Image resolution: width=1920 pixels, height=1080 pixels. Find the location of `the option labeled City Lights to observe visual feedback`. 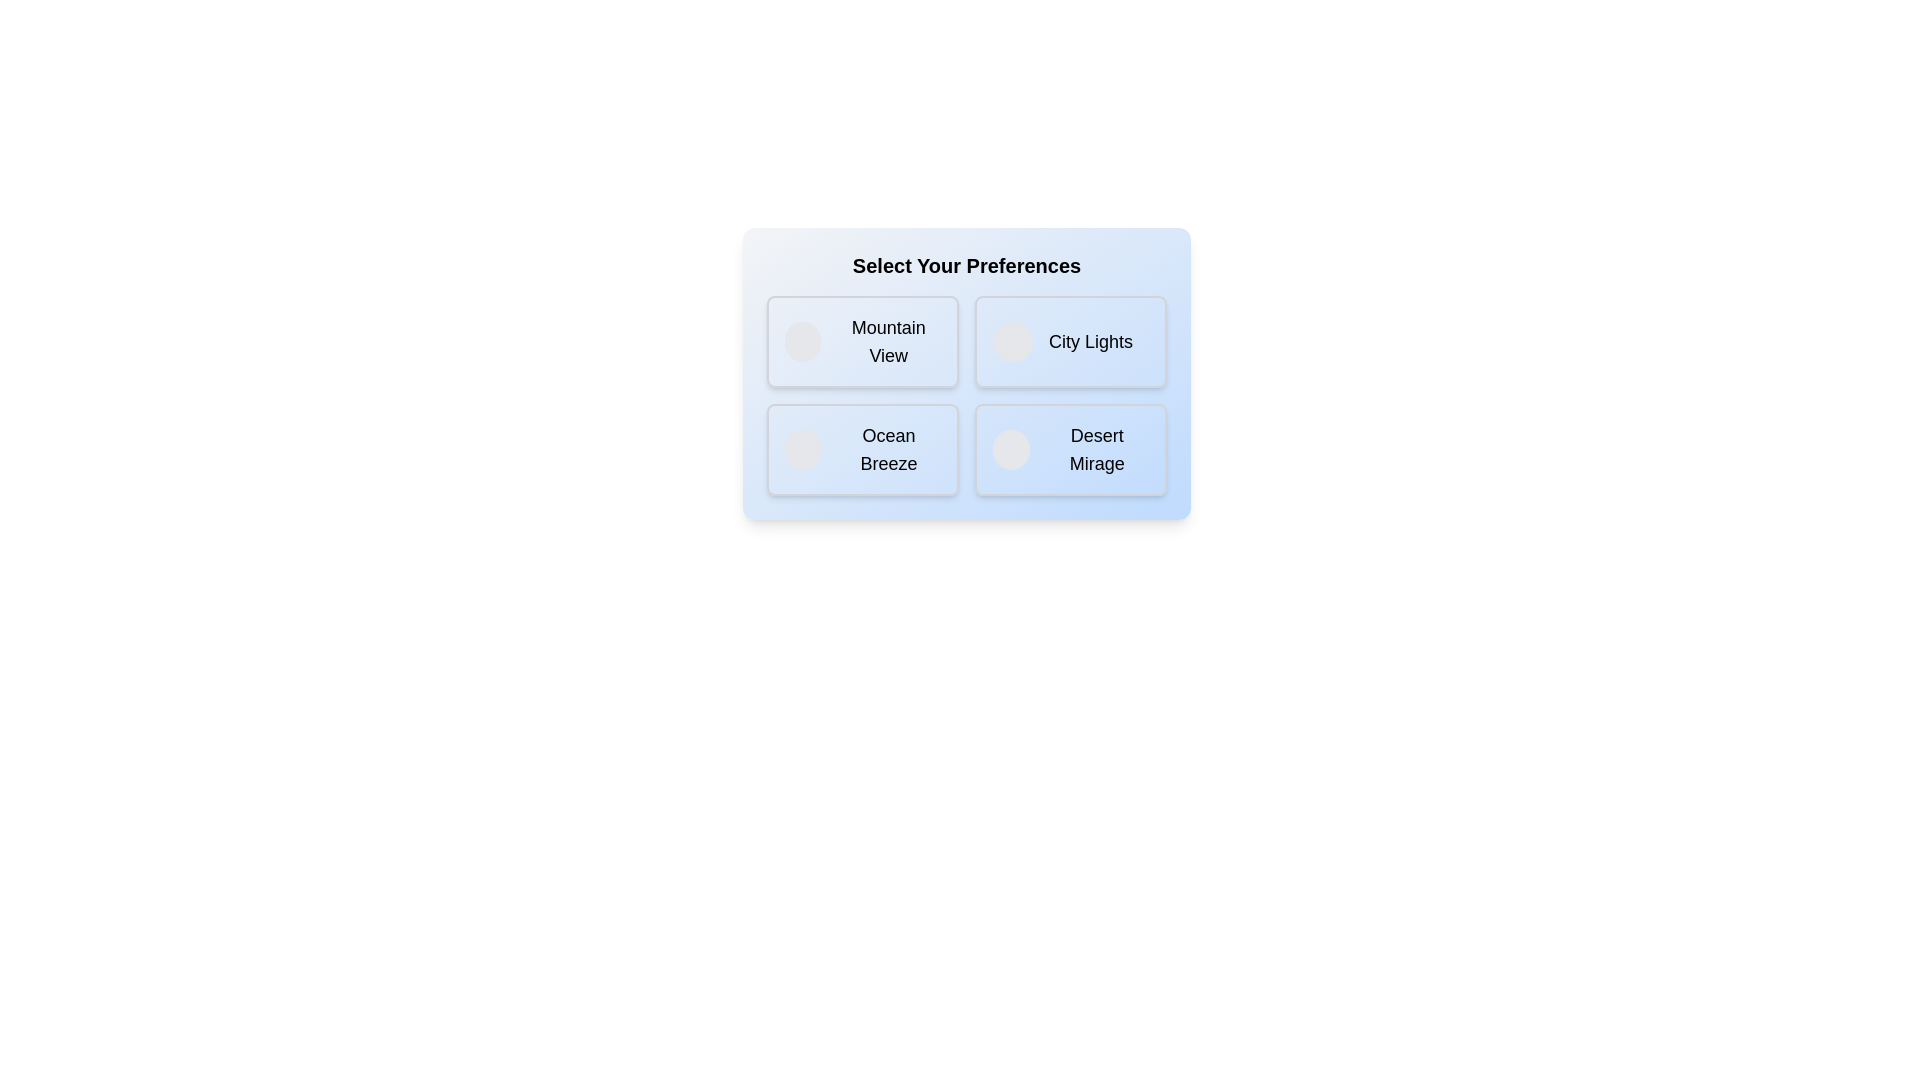

the option labeled City Lights to observe visual feedback is located at coordinates (1069, 341).